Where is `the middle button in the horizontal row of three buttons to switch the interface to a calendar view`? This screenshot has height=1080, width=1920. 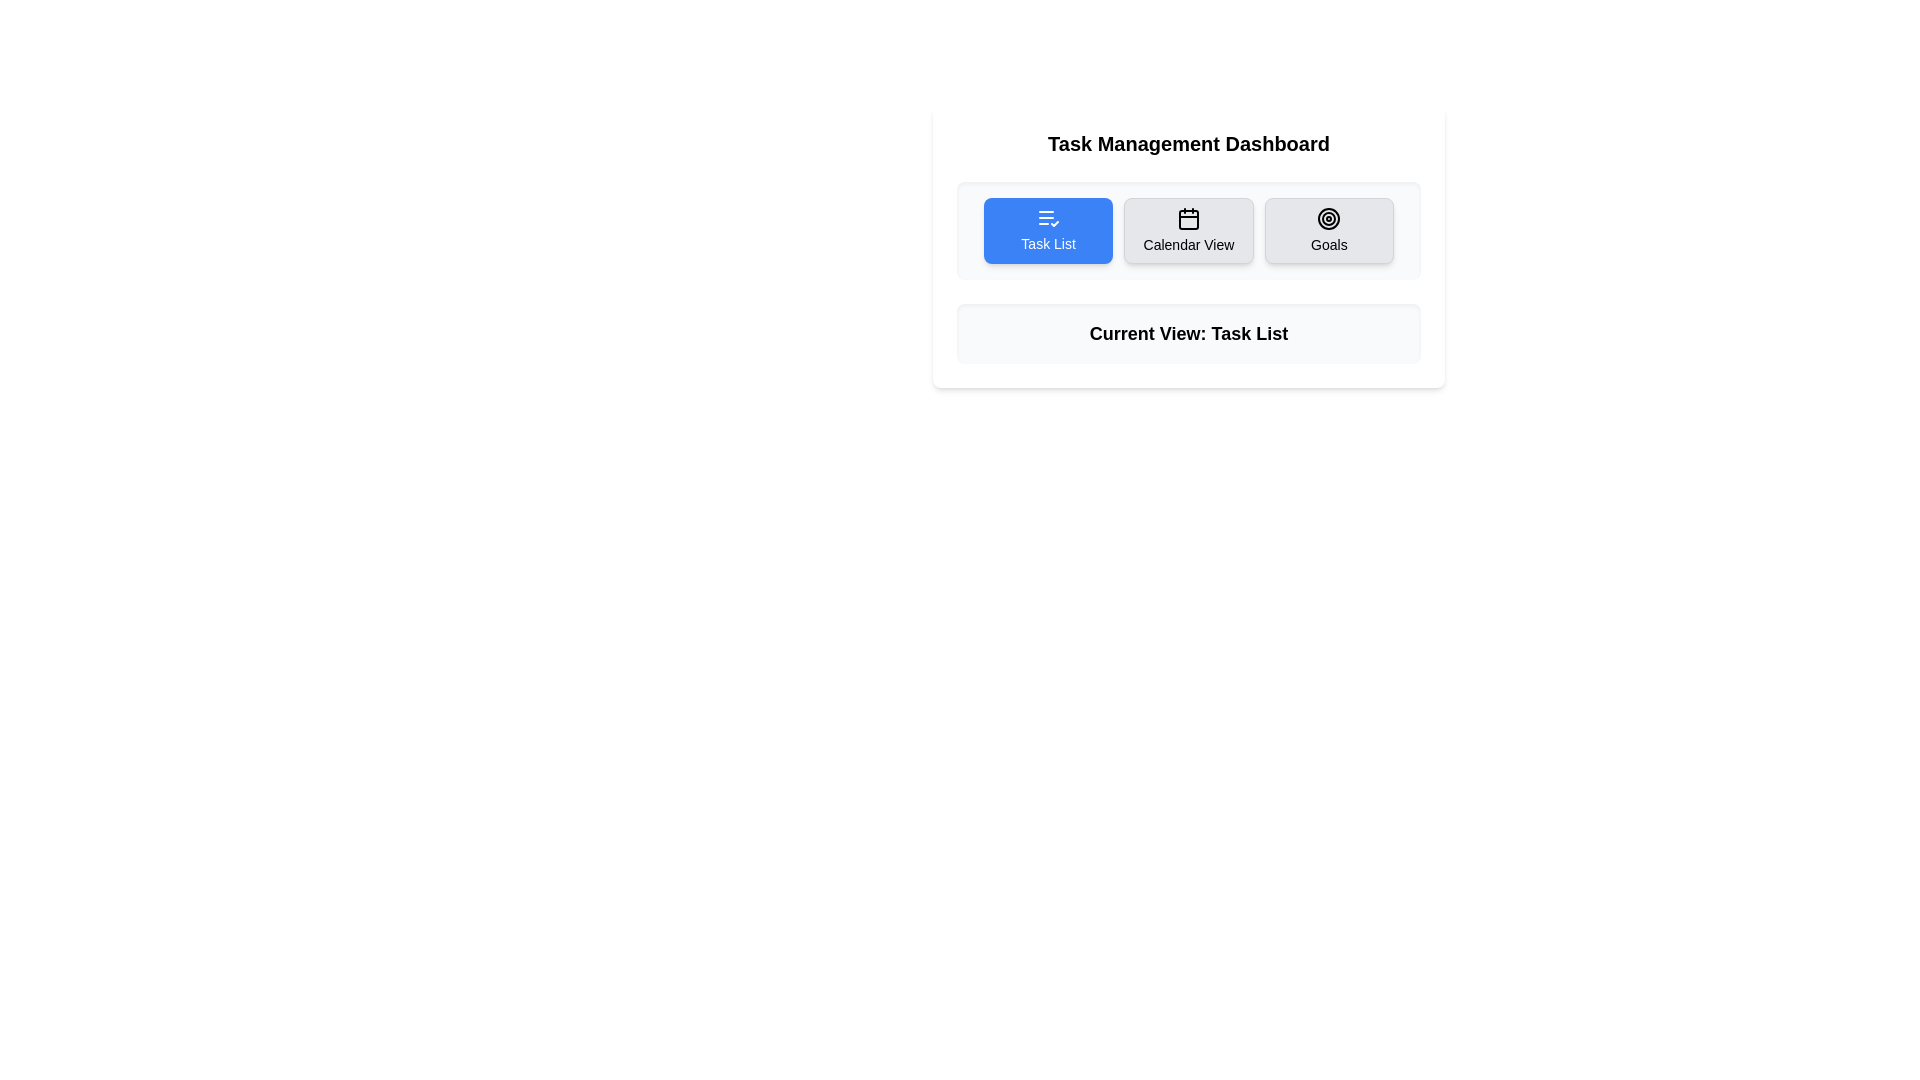
the middle button in the horizontal row of three buttons to switch the interface to a calendar view is located at coordinates (1189, 230).